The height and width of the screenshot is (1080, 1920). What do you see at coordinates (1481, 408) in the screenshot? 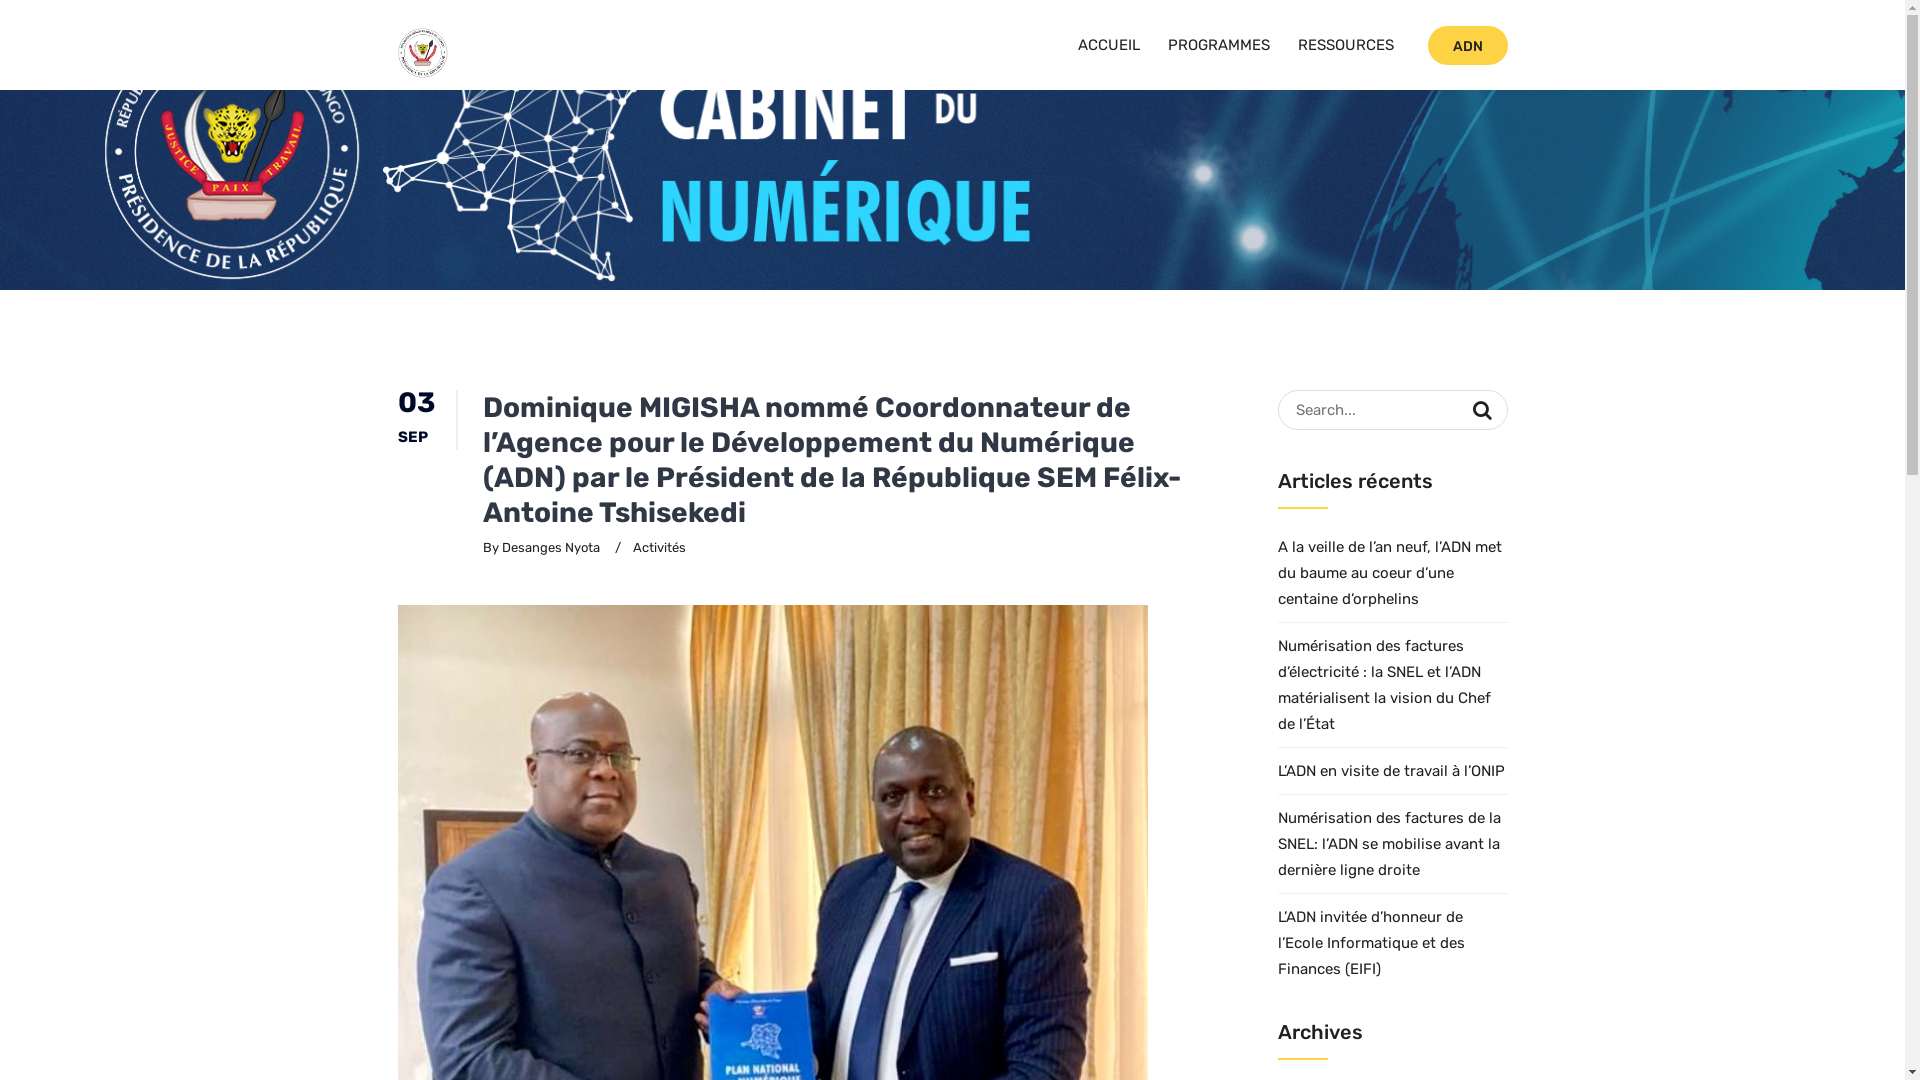
I see `'Search'` at bounding box center [1481, 408].